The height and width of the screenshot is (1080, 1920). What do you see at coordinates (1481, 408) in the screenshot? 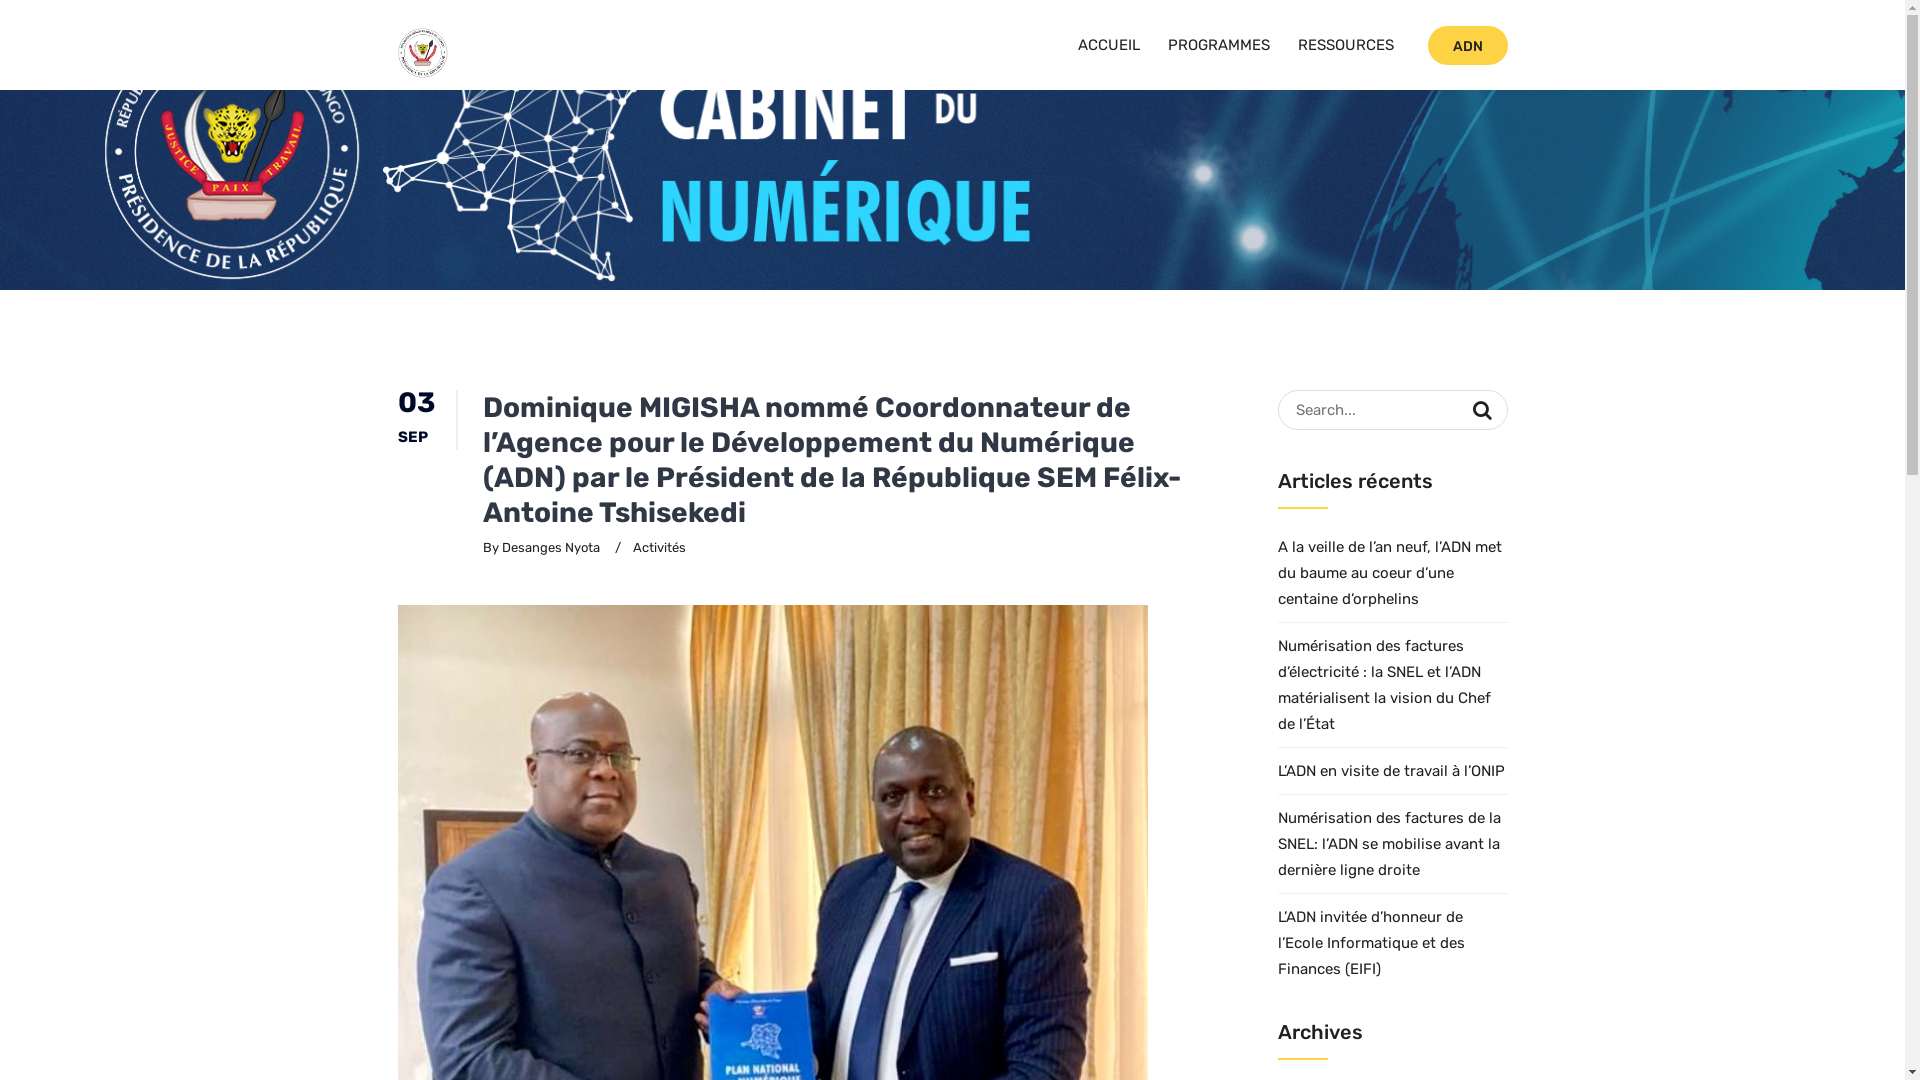
I see `'Search'` at bounding box center [1481, 408].